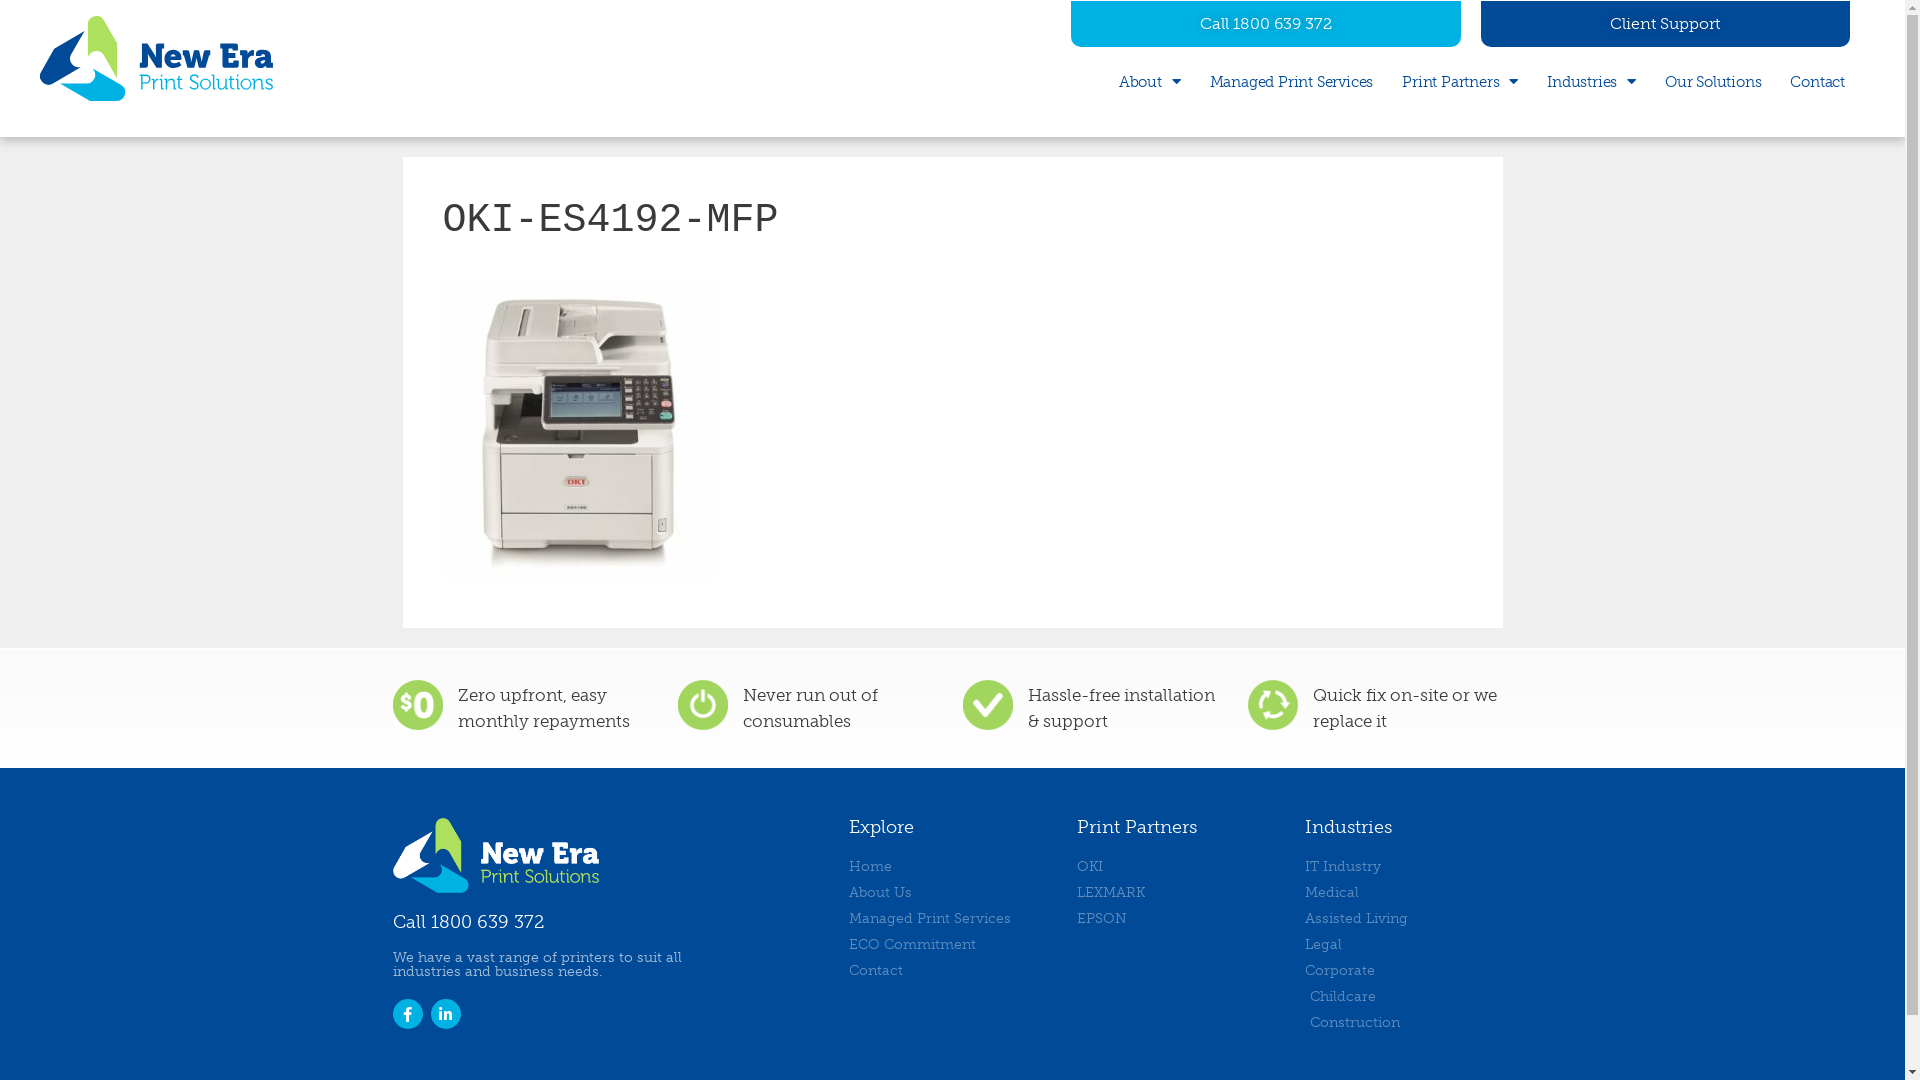 The height and width of the screenshot is (1080, 1920). What do you see at coordinates (1406, 918) in the screenshot?
I see `'Assisted Living'` at bounding box center [1406, 918].